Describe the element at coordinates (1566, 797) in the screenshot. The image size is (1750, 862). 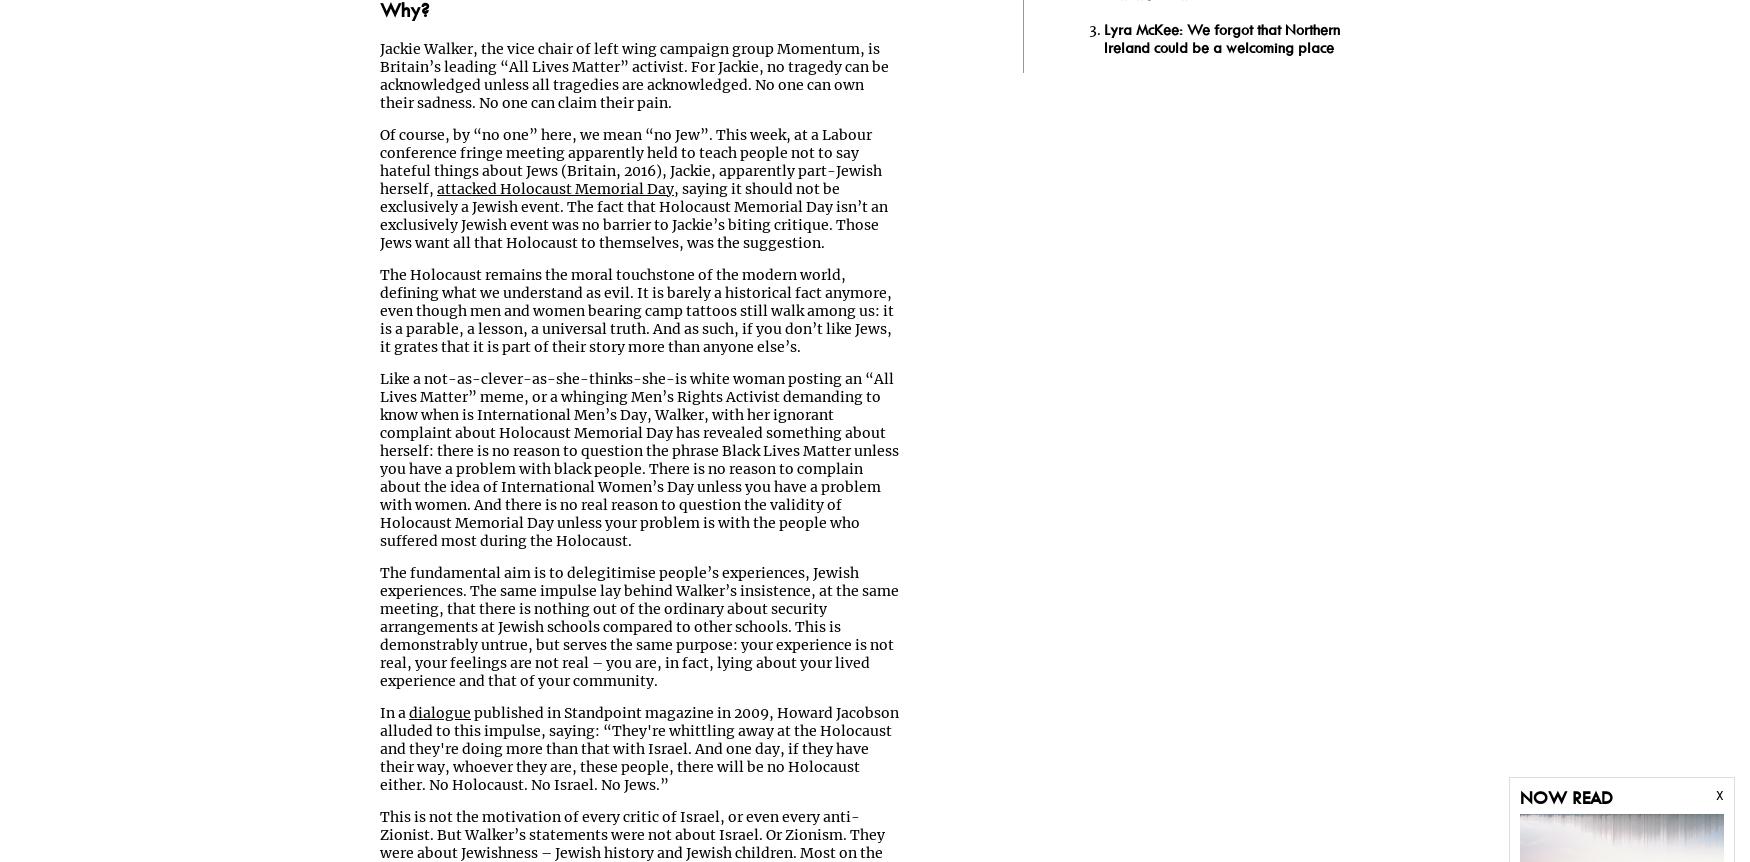
I see `'Now read'` at that location.